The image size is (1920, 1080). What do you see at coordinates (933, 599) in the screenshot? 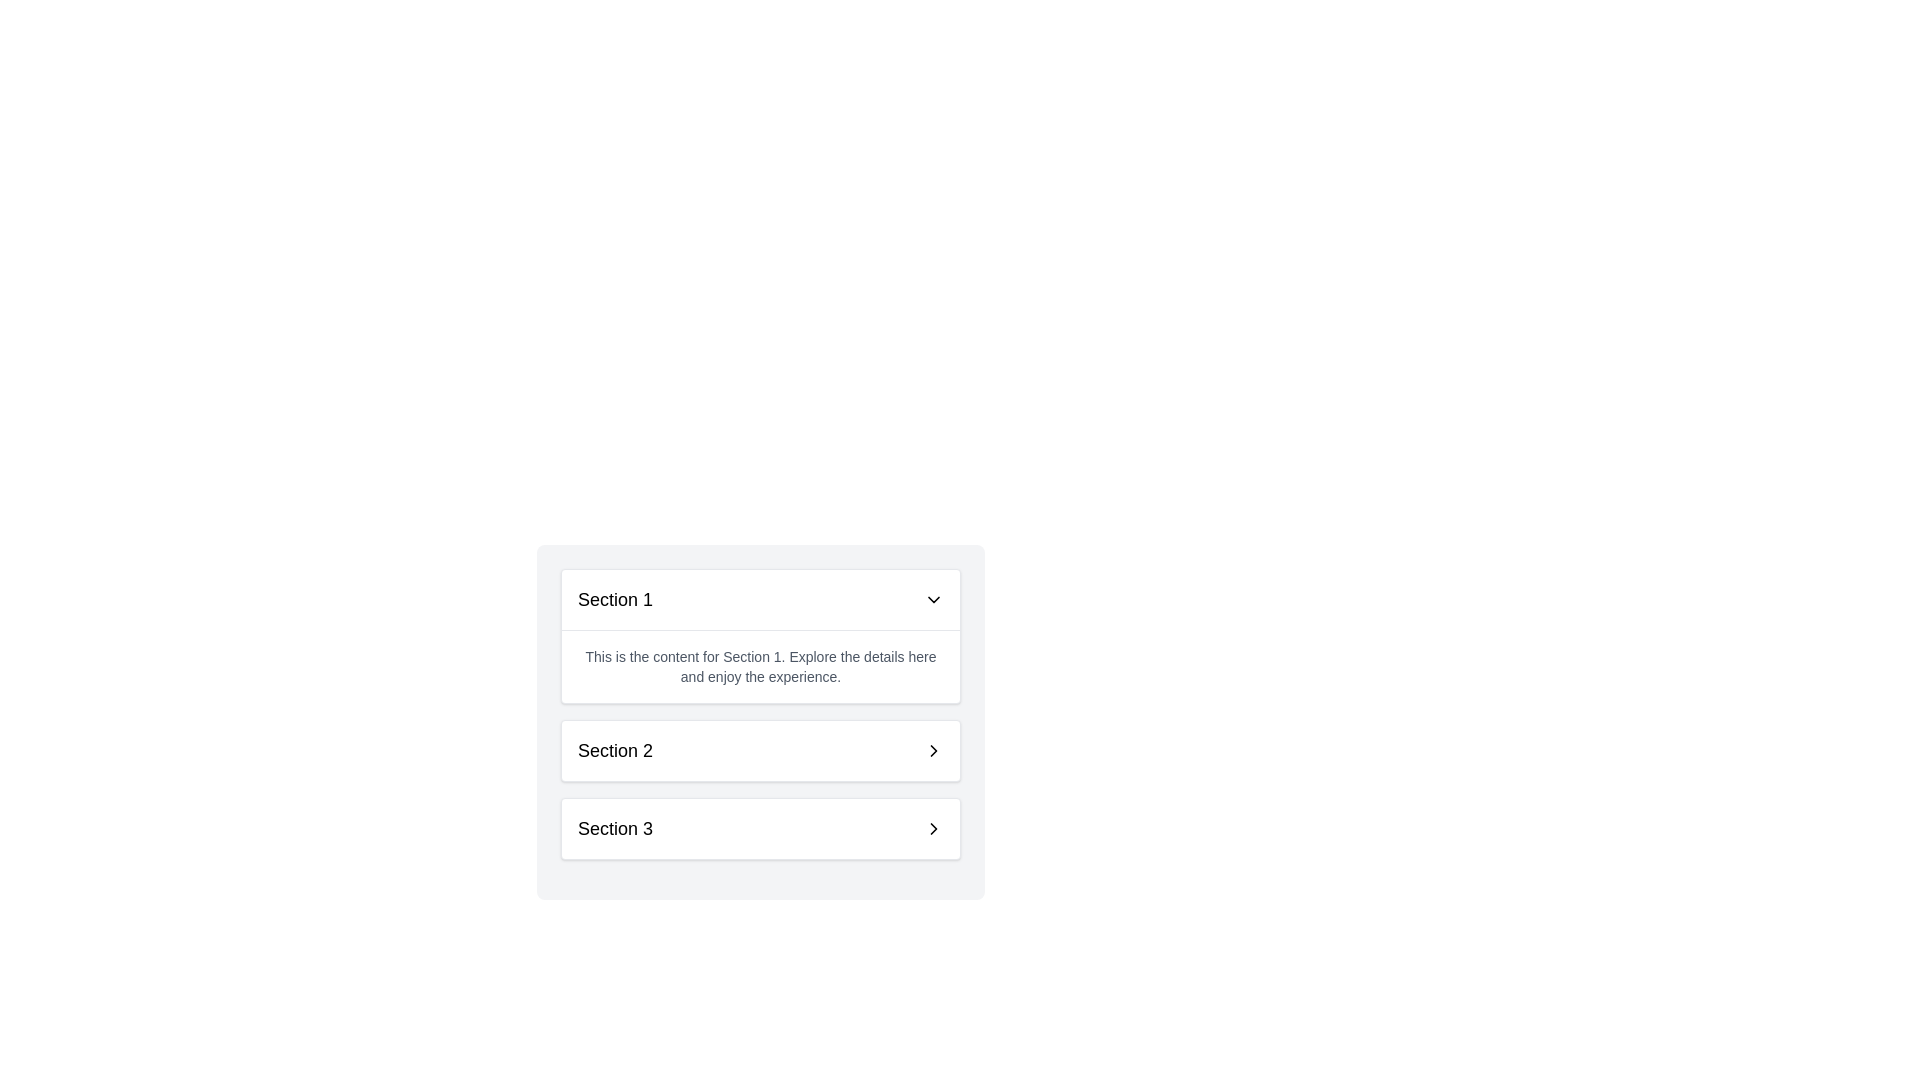
I see `the downward-pointing chevron arrow icon located at the far-right edge of the header labeled 'Section 1'` at bounding box center [933, 599].